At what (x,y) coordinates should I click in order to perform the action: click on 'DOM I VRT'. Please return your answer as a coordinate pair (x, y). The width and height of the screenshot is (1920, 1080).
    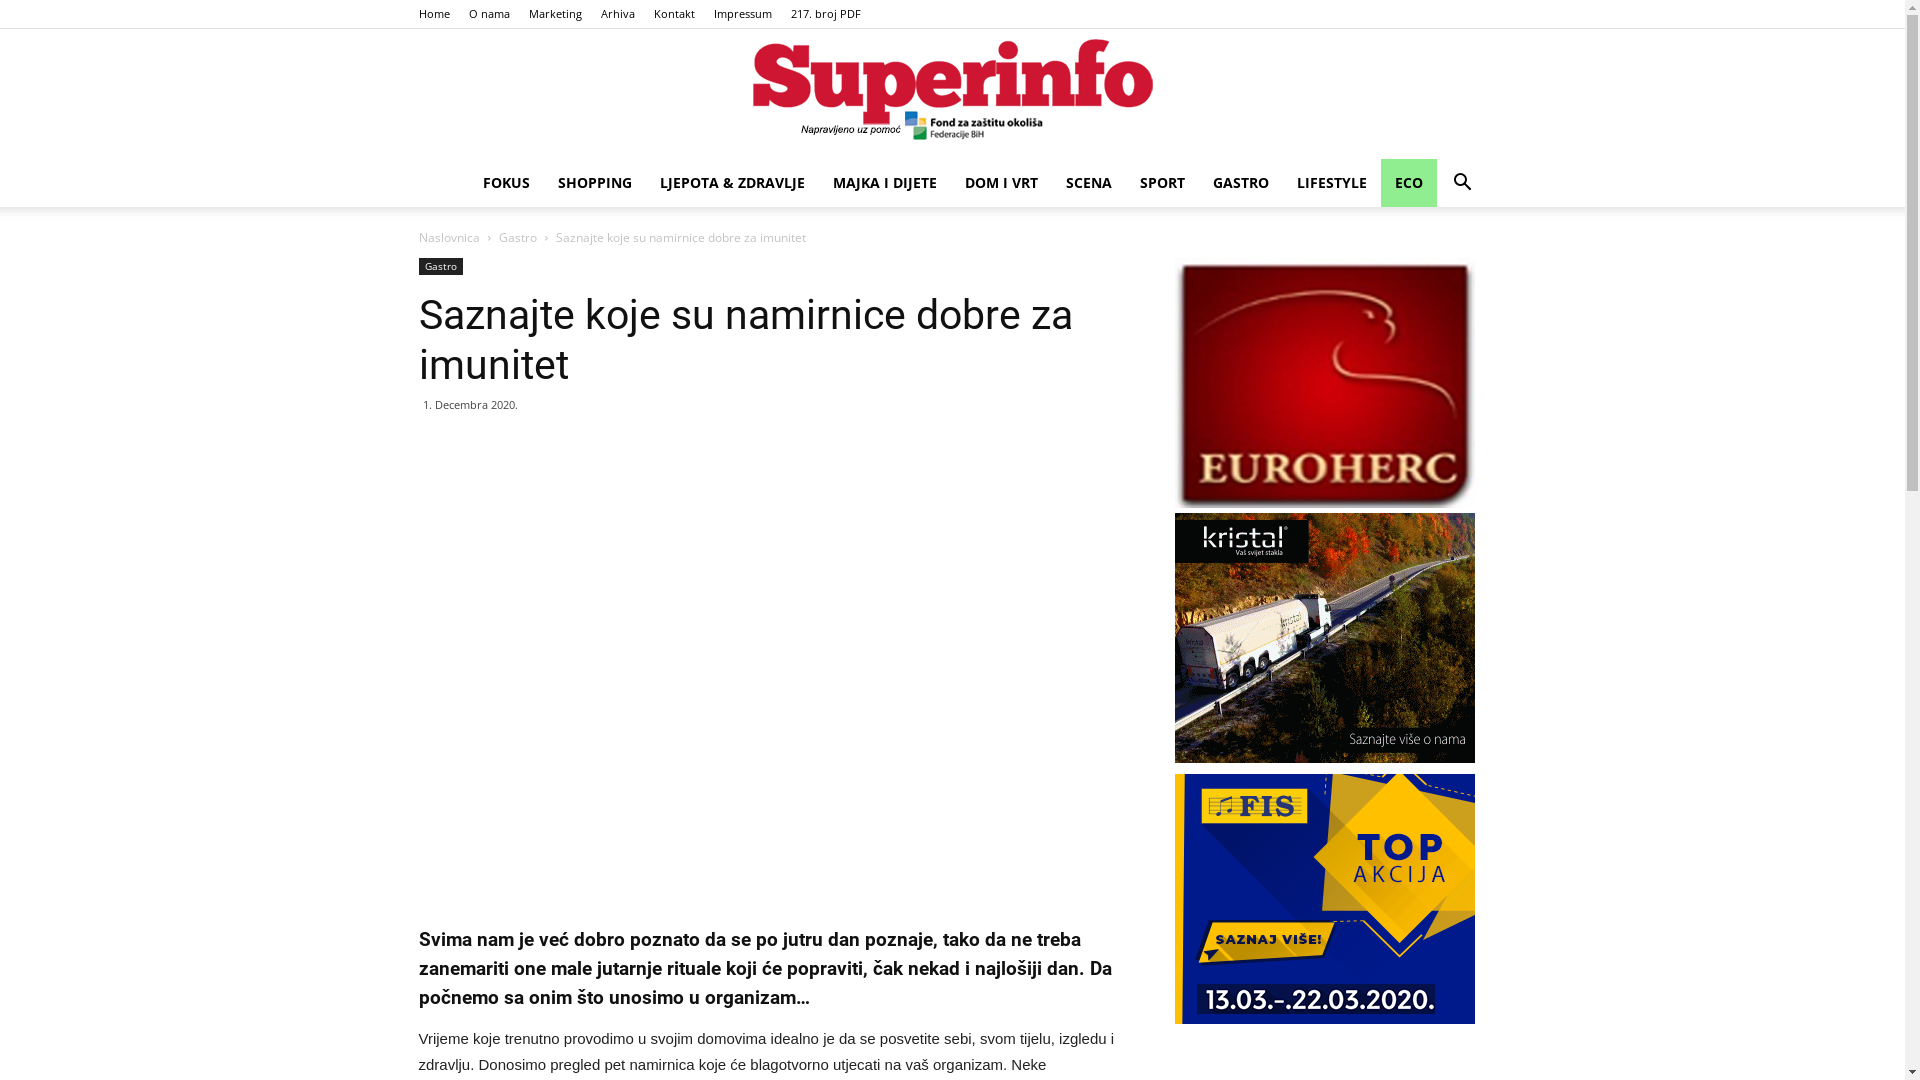
    Looking at the image, I should click on (949, 182).